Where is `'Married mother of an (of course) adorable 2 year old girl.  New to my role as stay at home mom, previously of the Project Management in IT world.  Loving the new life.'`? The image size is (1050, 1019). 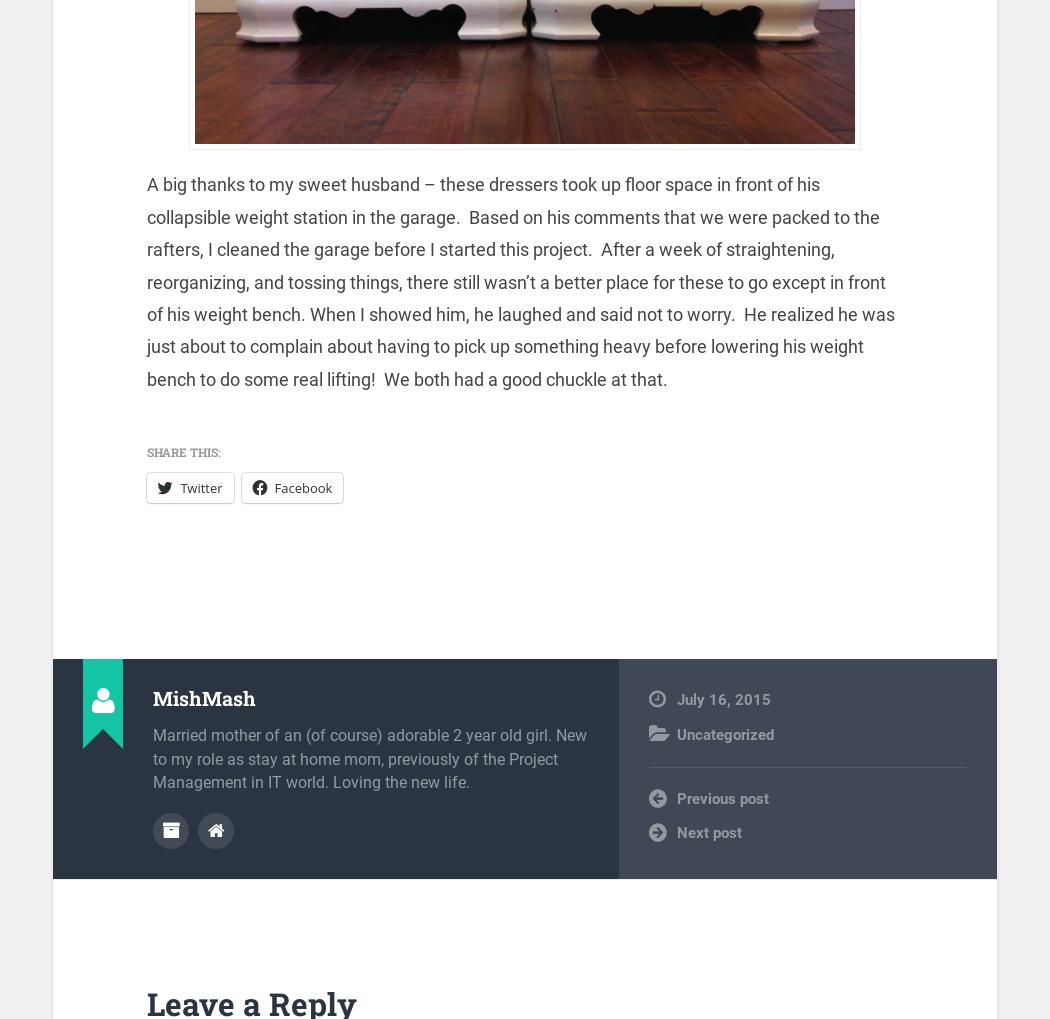 'Married mother of an (of course) adorable 2 year old girl.  New to my role as stay at home mom, previously of the Project Management in IT world.  Loving the new life.' is located at coordinates (369, 757).